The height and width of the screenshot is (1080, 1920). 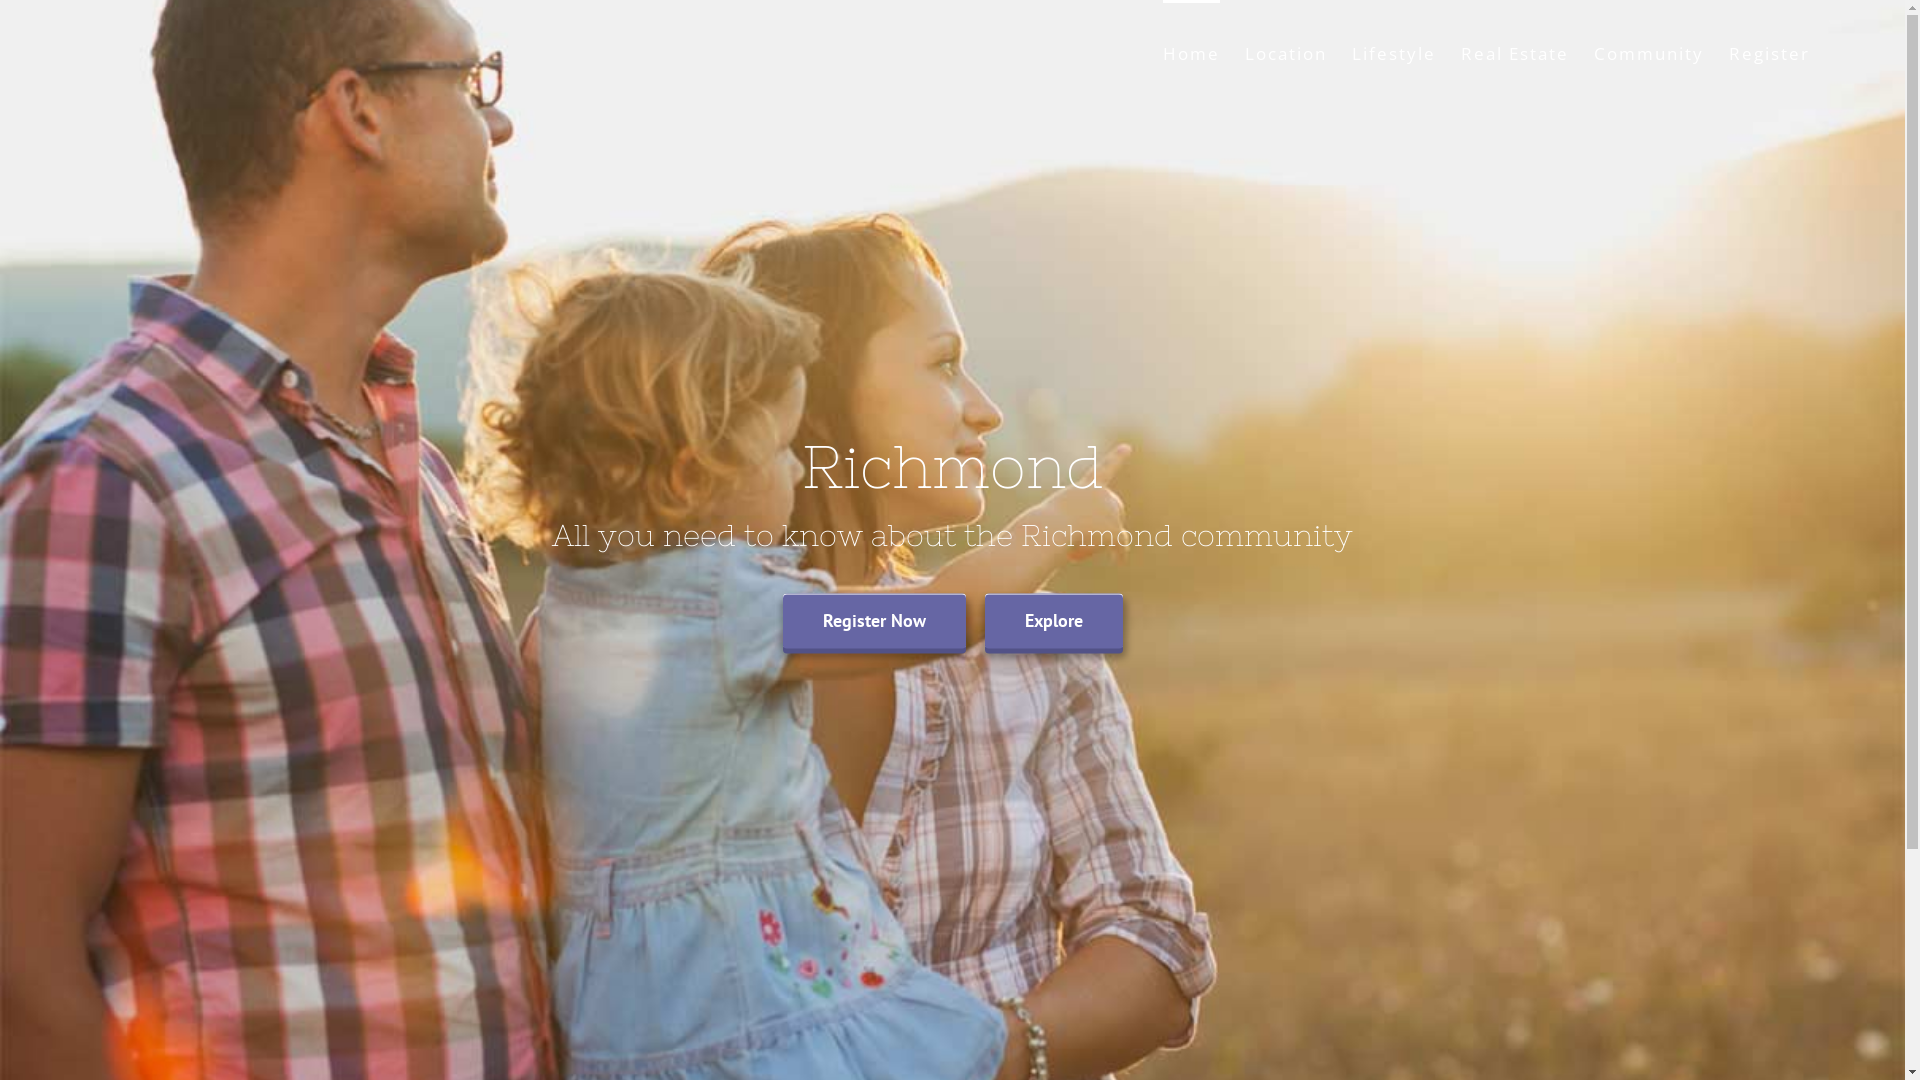 What do you see at coordinates (1769, 50) in the screenshot?
I see `'Register'` at bounding box center [1769, 50].